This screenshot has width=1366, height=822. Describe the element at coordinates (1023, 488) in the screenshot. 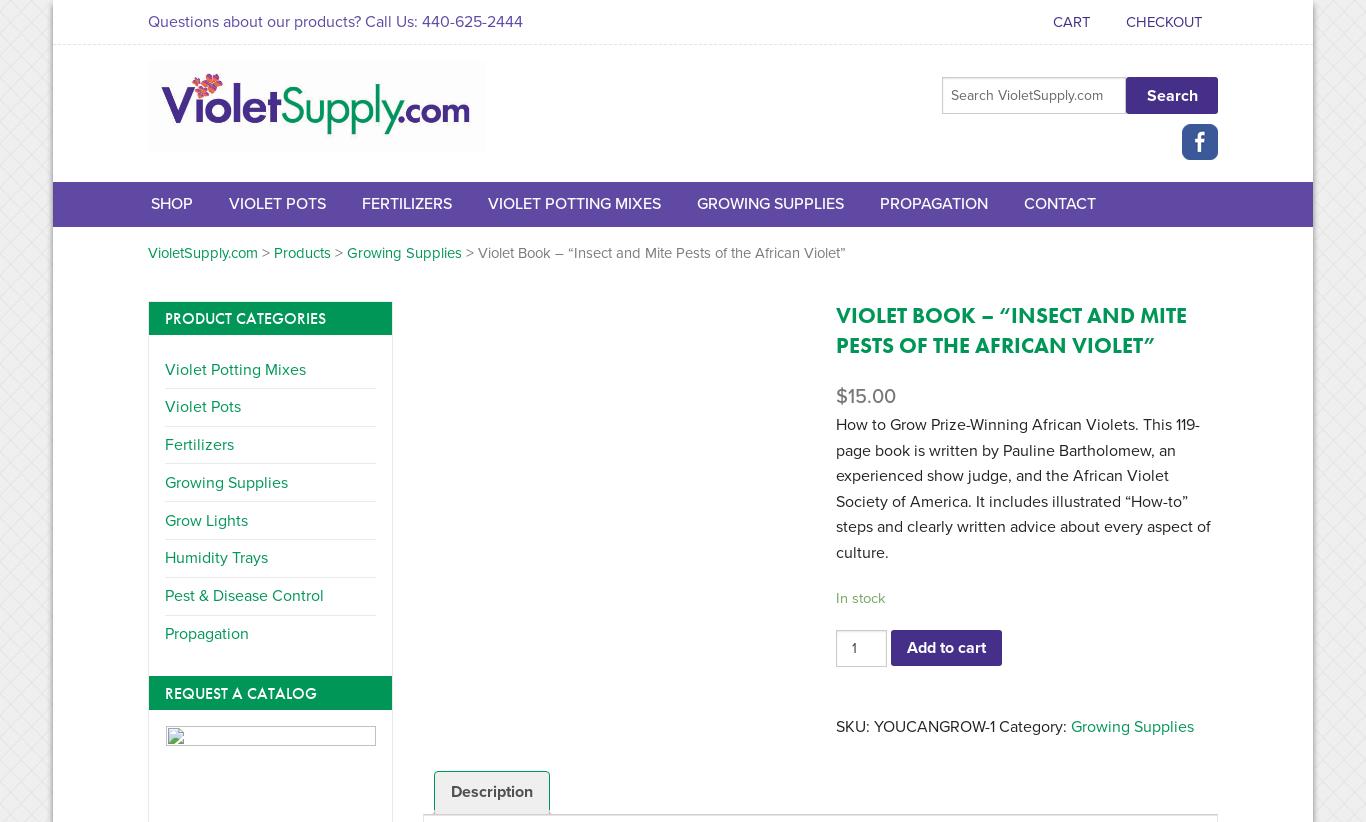

I see `'How to Grow Prize-Winning African Violets. This 119-page book is written by Pauline Bartholomew, an experienced show judge, and the African Violet Society of America. It includes illustrated “How-to” steps and clearly written advice about every aspect of culture.'` at that location.